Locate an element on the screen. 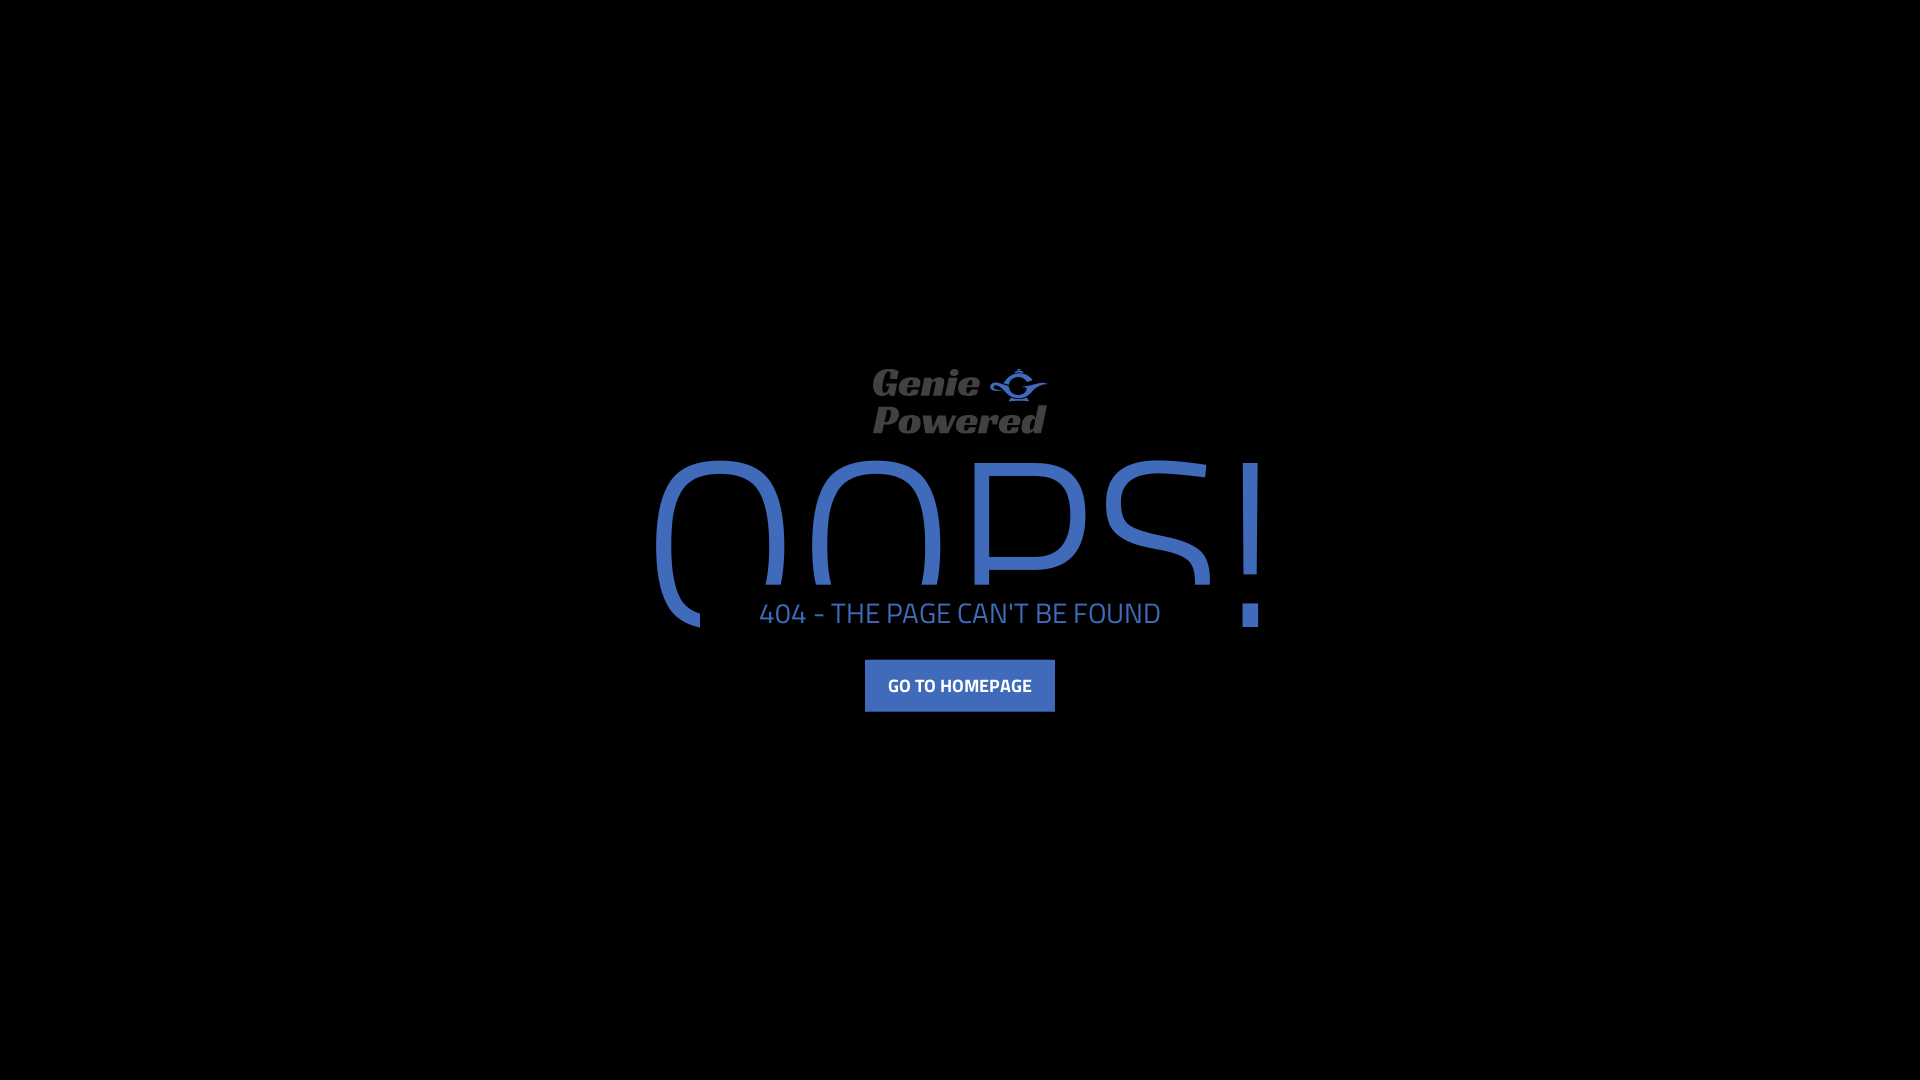 The image size is (1920, 1080). 'GO TO HOMEPAGE' is located at coordinates (960, 684).